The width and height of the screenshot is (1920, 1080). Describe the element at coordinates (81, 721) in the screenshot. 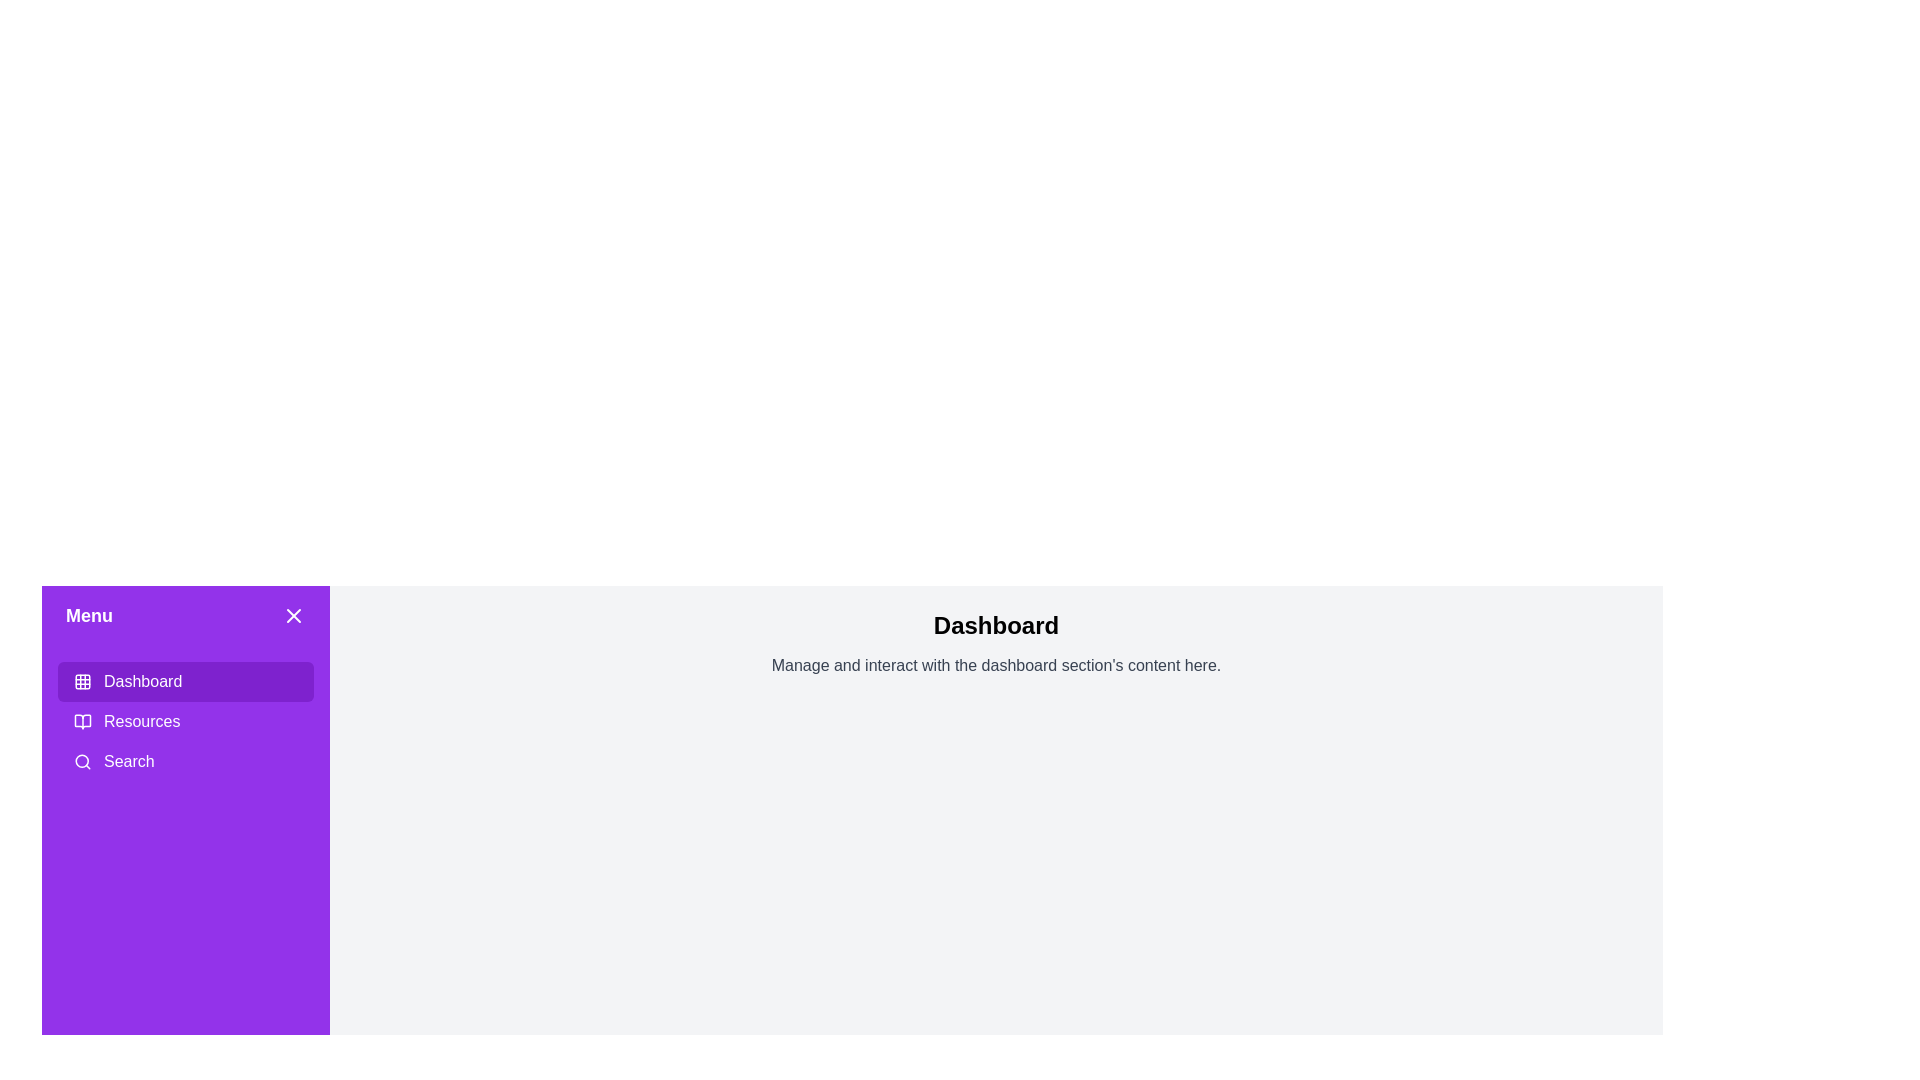

I see `the open book icon located in the 'Resources' menu option, which is positioned directly to the left of the 'Resources' text label` at that location.